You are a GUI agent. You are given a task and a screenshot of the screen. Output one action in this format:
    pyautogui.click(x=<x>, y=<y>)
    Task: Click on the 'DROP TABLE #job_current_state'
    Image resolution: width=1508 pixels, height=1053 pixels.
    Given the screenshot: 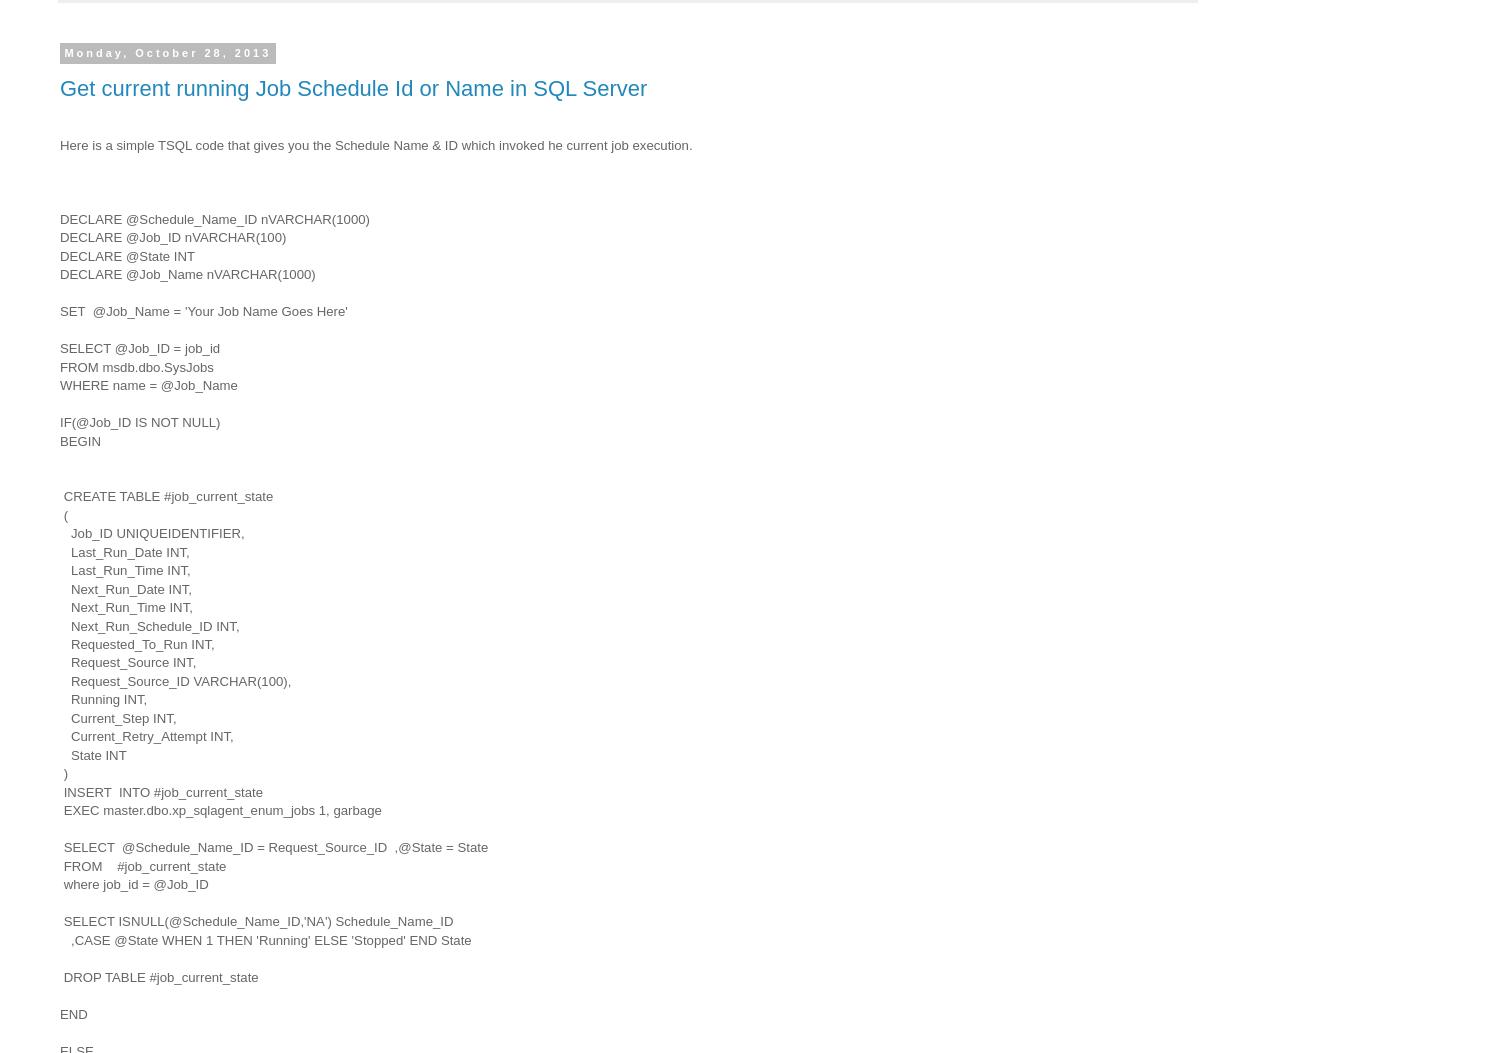 What is the action you would take?
    pyautogui.click(x=160, y=976)
    